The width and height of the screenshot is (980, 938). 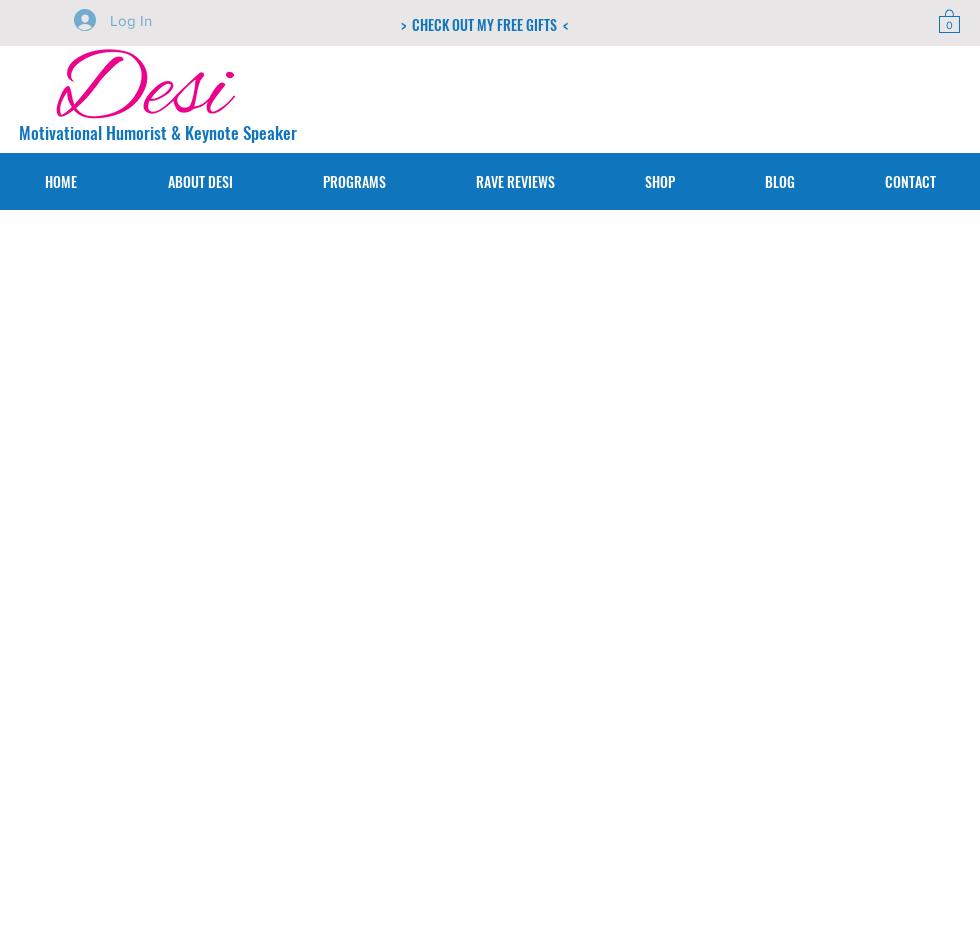 What do you see at coordinates (308, 504) in the screenshot?
I see `'Planning and executing a SUCCESSFUL and UNFORGETTABLE event is no easy feat! That’s why'` at bounding box center [308, 504].